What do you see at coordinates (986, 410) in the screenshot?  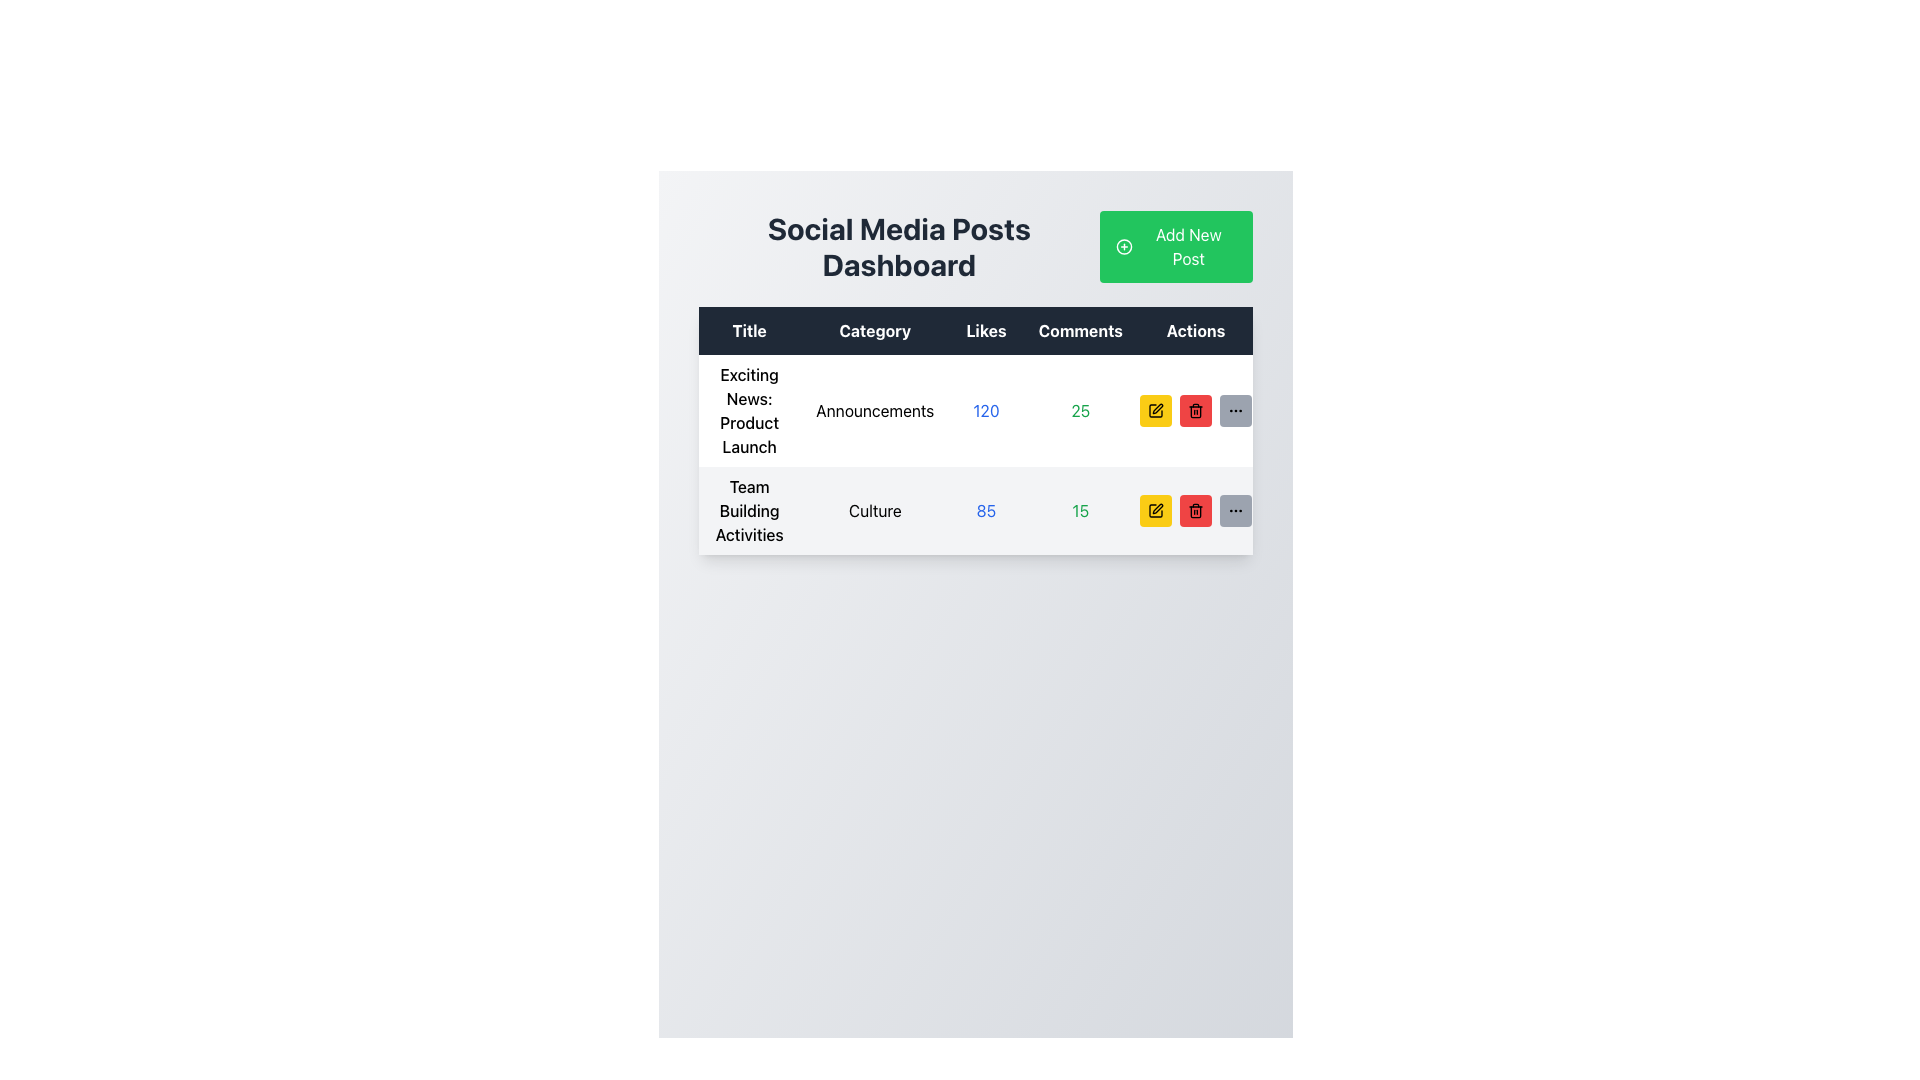 I see `the text displaying the count of likes for the 'Exciting News: Product Launch' entry` at bounding box center [986, 410].